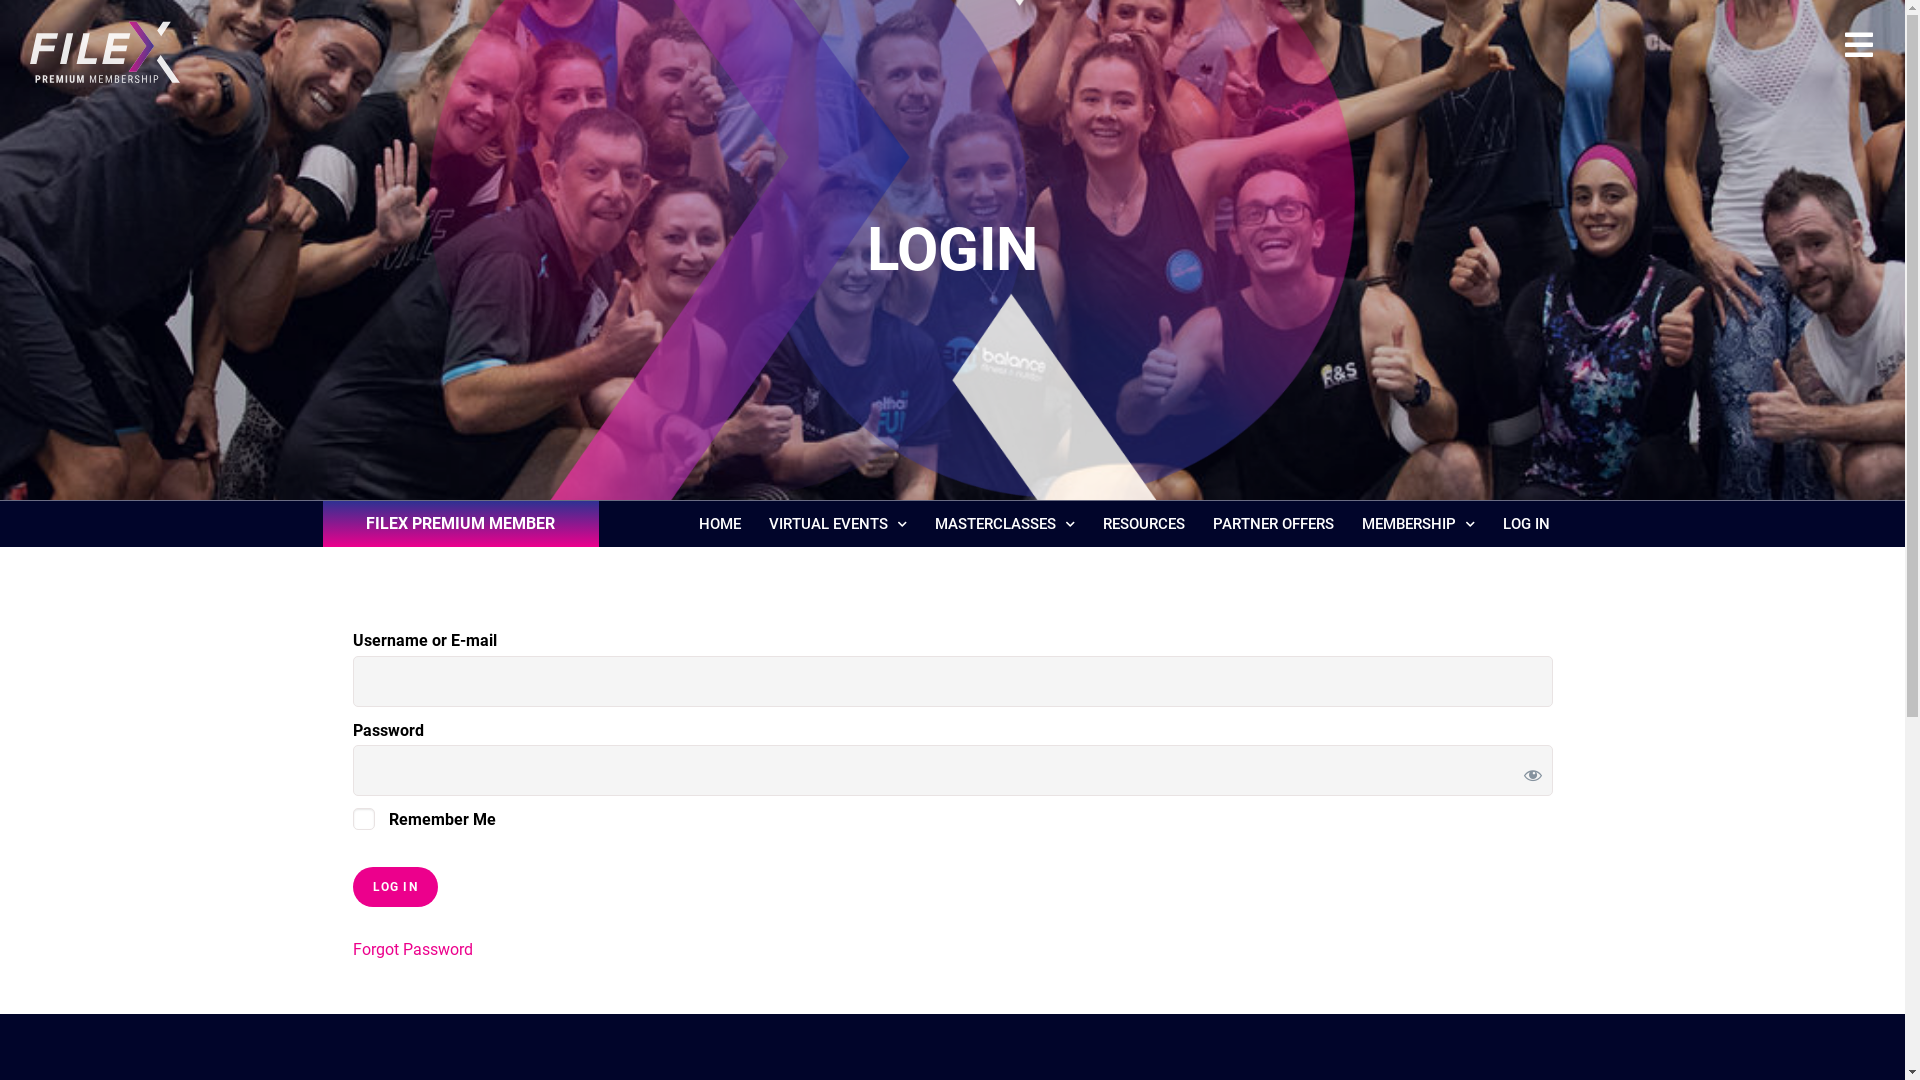 The width and height of the screenshot is (1920, 1080). Describe the element at coordinates (394, 886) in the screenshot. I see `'Log In'` at that location.